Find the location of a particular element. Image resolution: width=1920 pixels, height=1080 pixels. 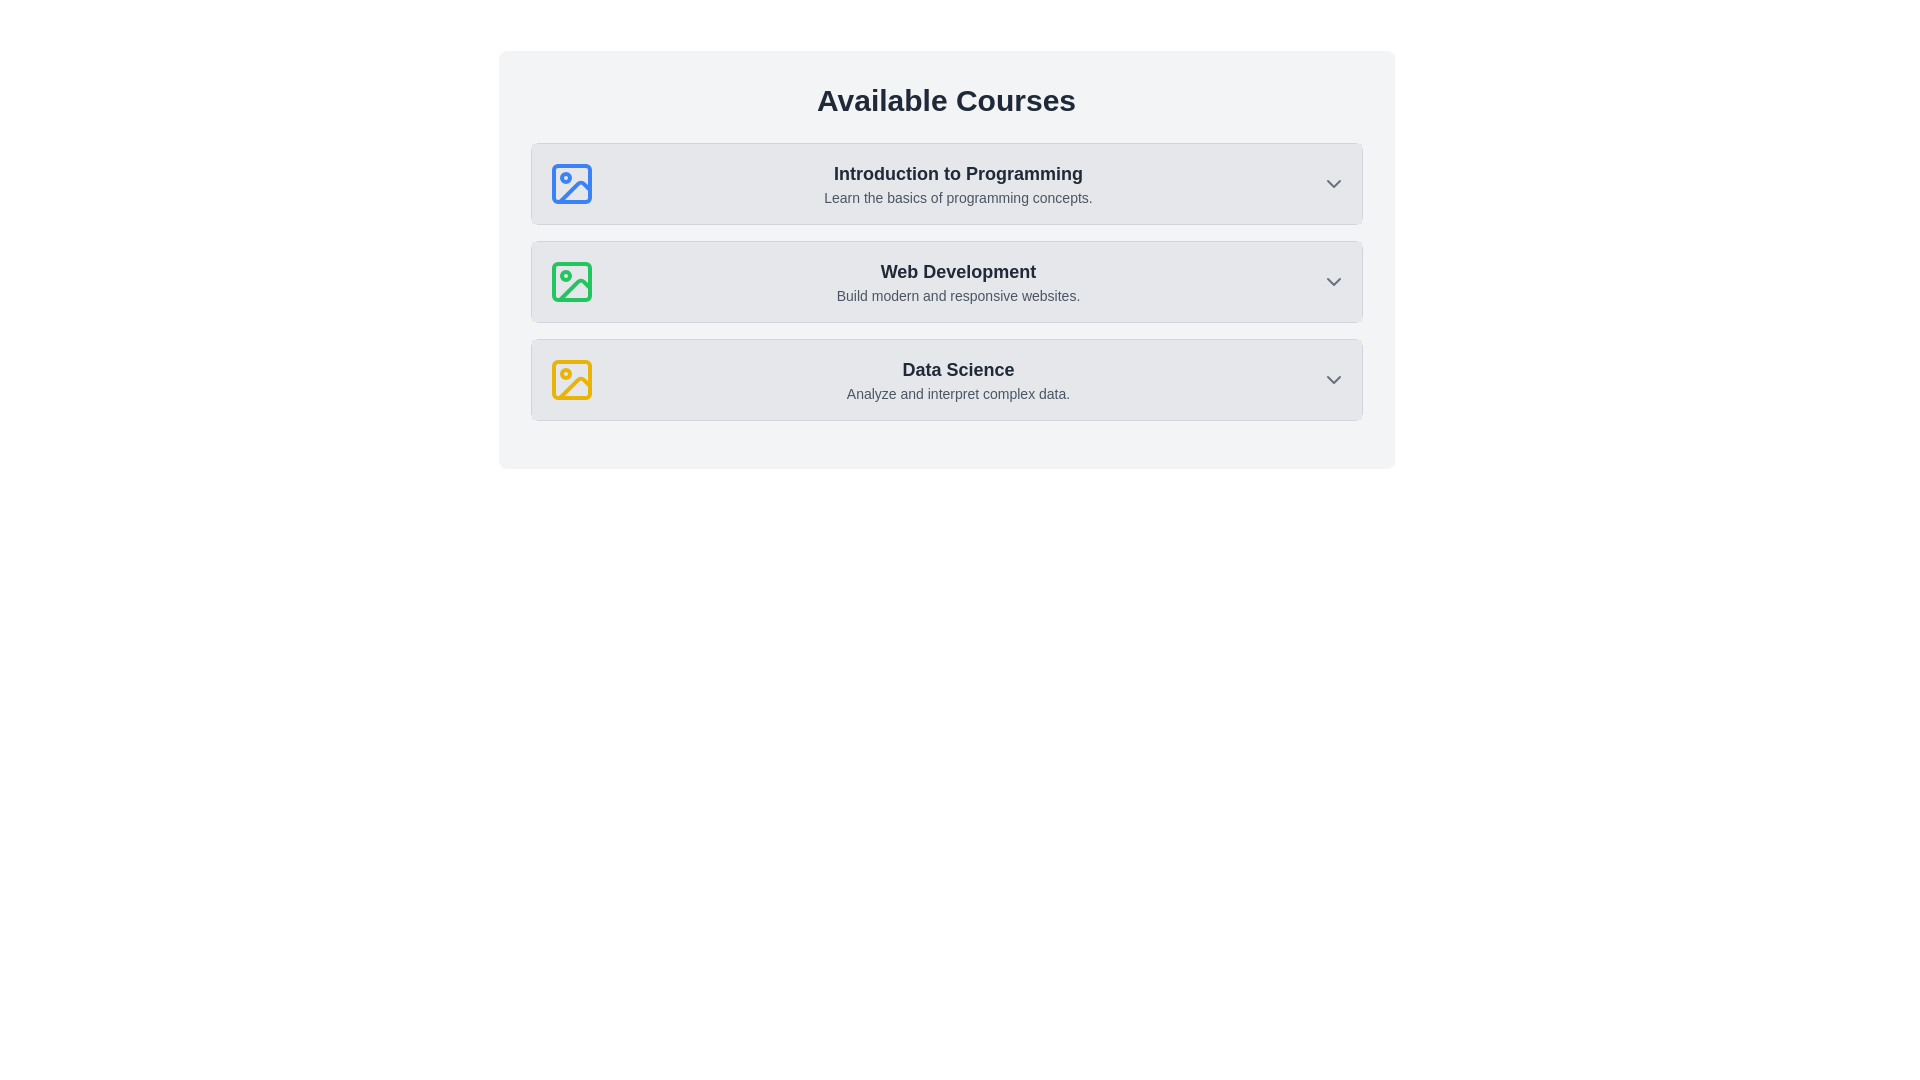

the decorative graphical component with a blue outline located inside the first icon in the course list, positioned to the left of the text 'Introduction to Programming' is located at coordinates (570, 184).